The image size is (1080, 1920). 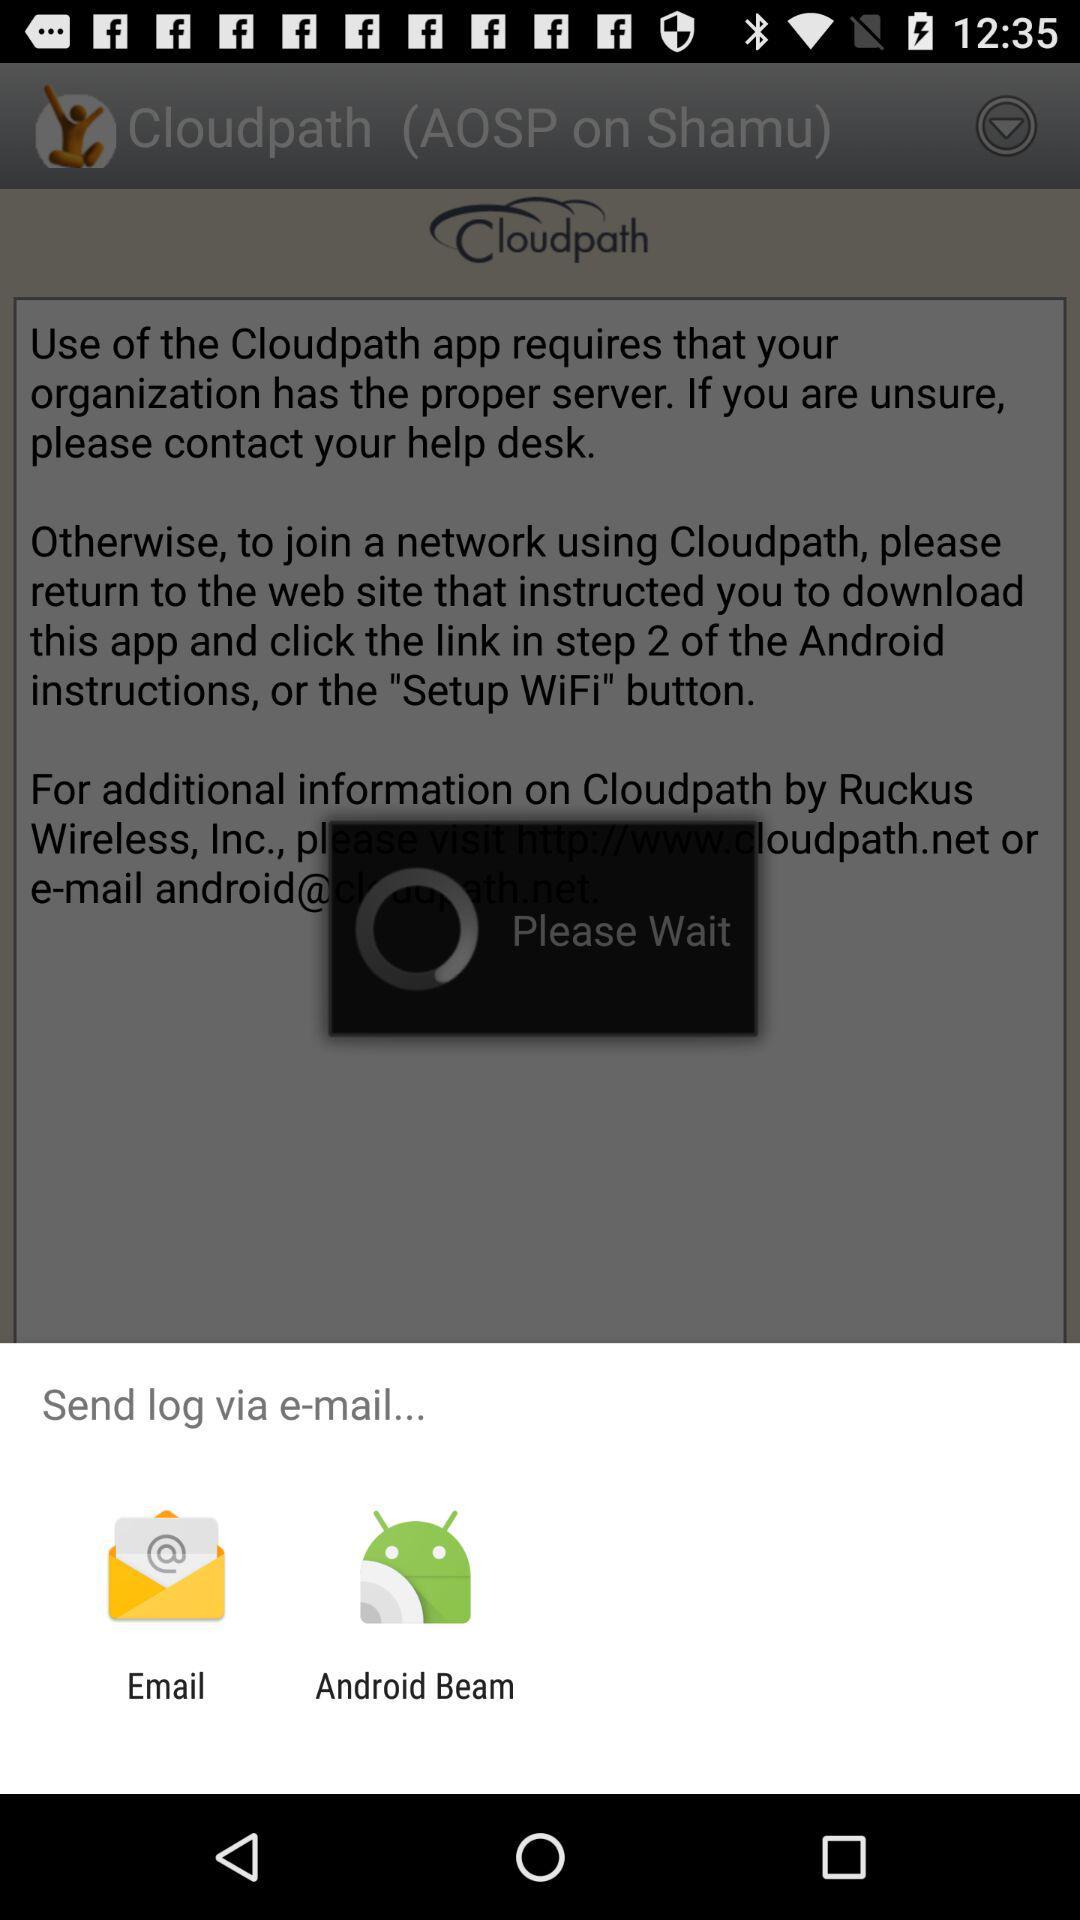 I want to click on the icon to the right of the email, so click(x=414, y=1705).